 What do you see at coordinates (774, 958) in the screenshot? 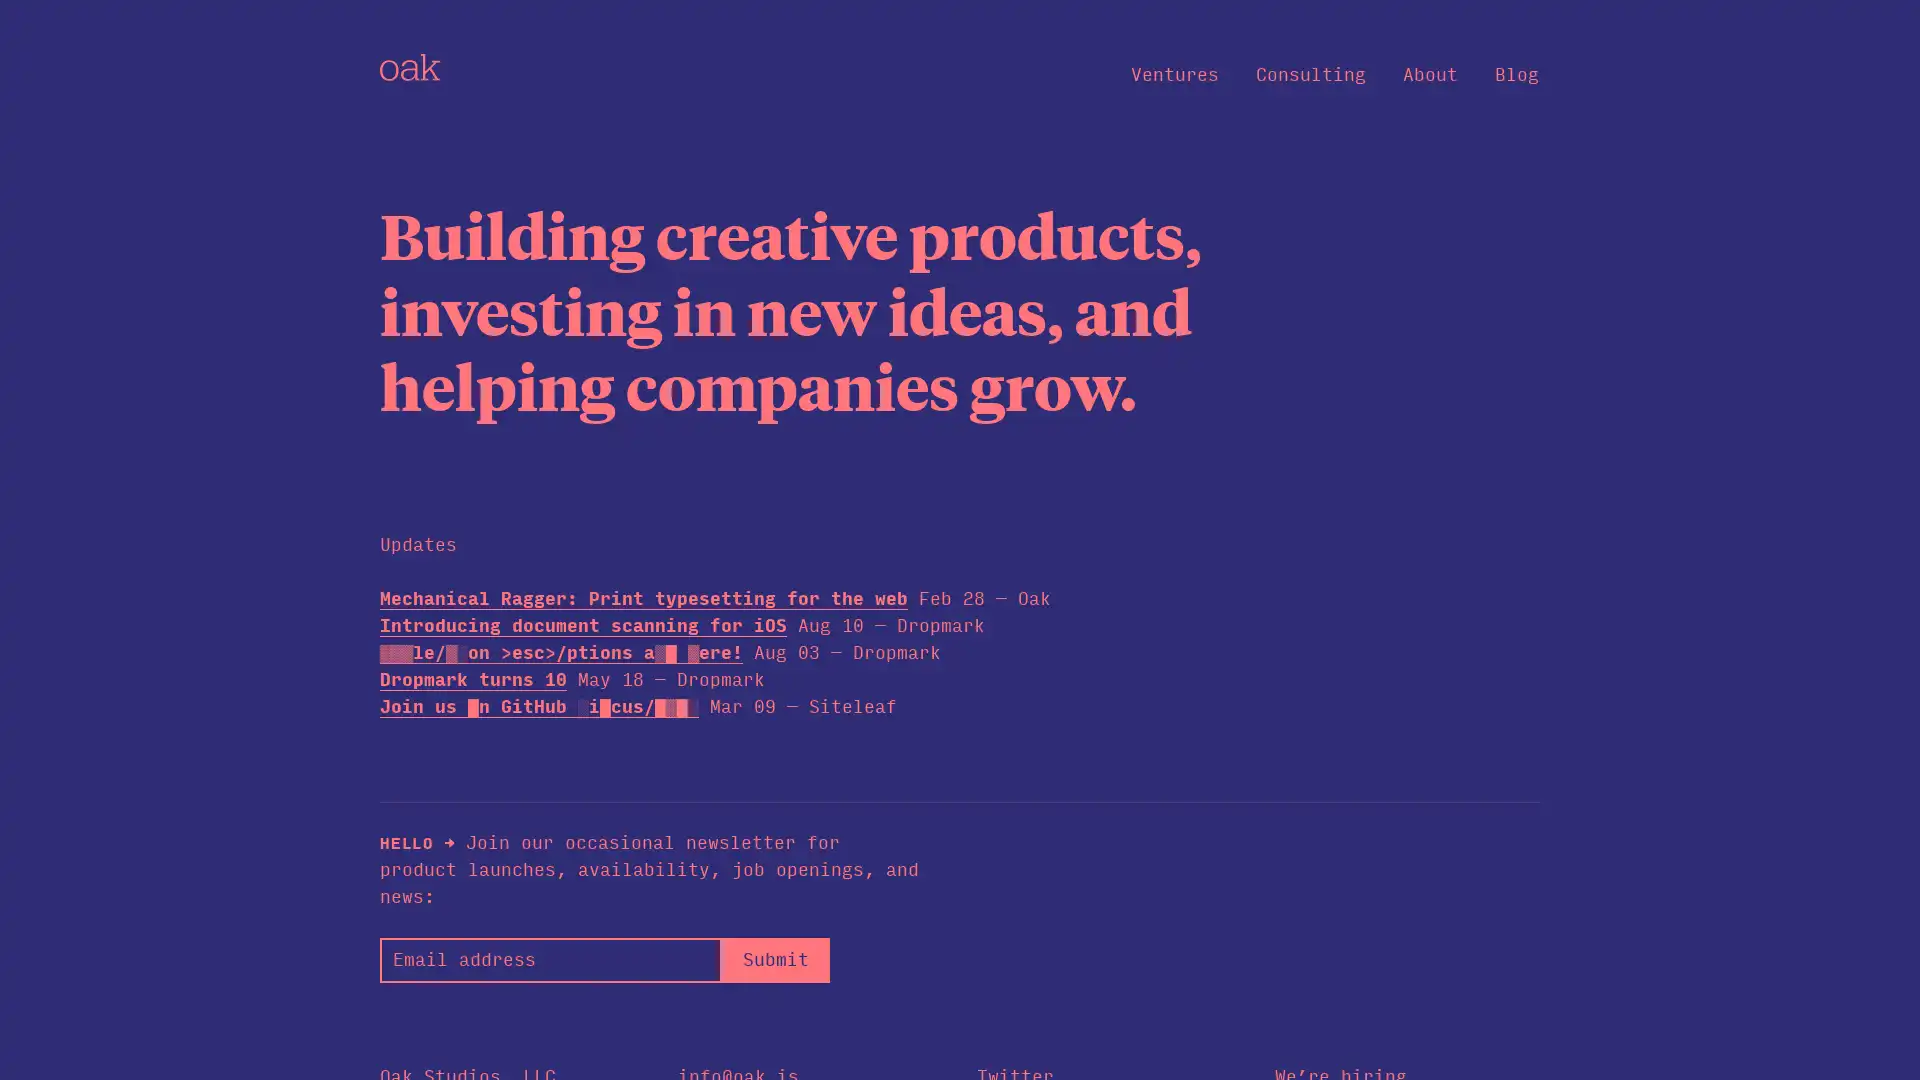
I see `Submit` at bounding box center [774, 958].